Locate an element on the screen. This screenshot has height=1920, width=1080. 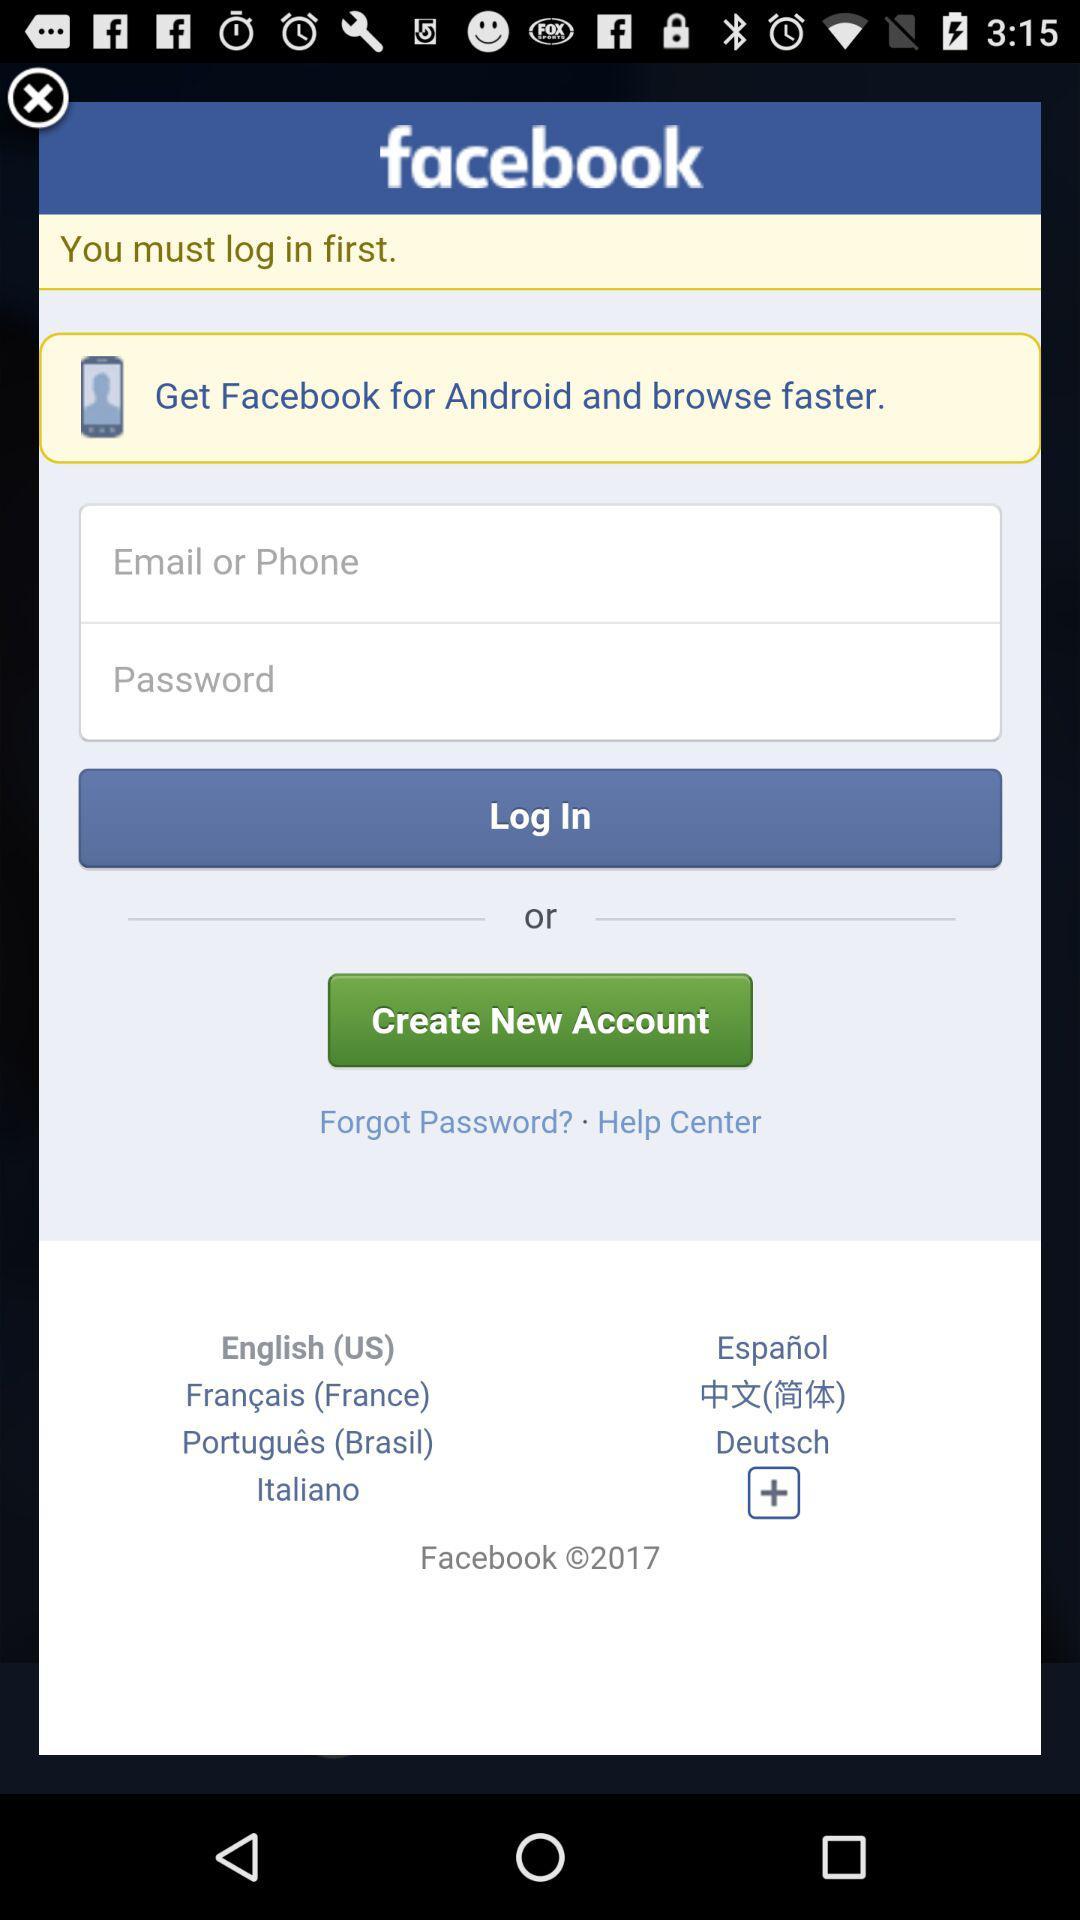
the close icon is located at coordinates (38, 107).